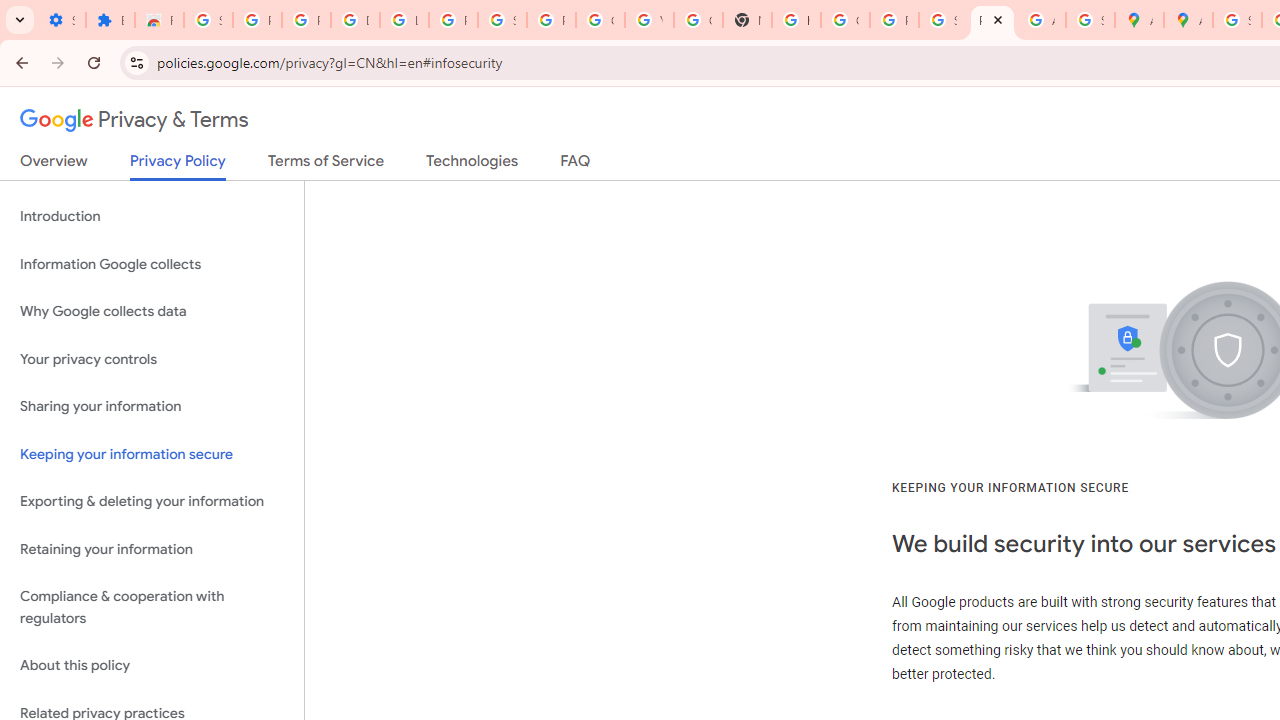 This screenshot has height=720, width=1280. I want to click on 'Learn how to find your photos - Google Photos Help', so click(403, 20).